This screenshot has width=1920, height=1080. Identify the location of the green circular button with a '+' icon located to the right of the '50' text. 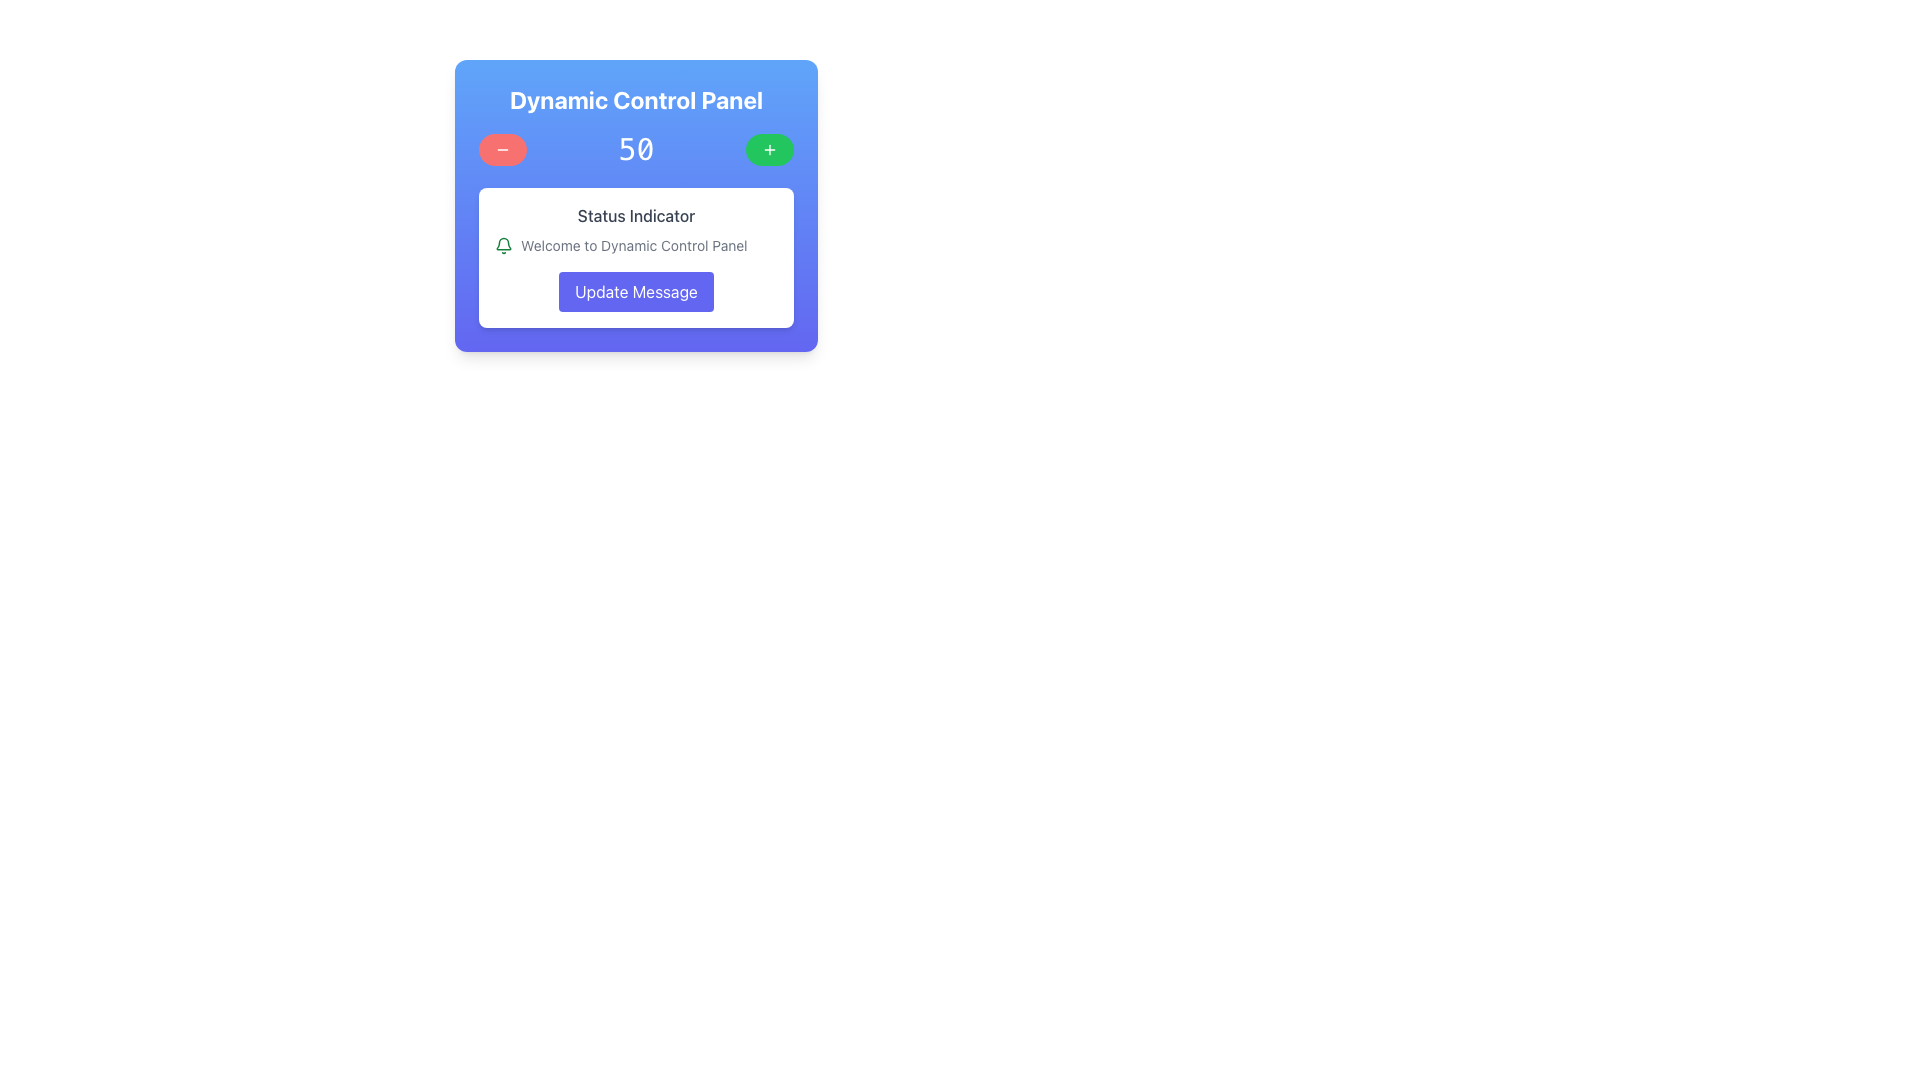
(768, 149).